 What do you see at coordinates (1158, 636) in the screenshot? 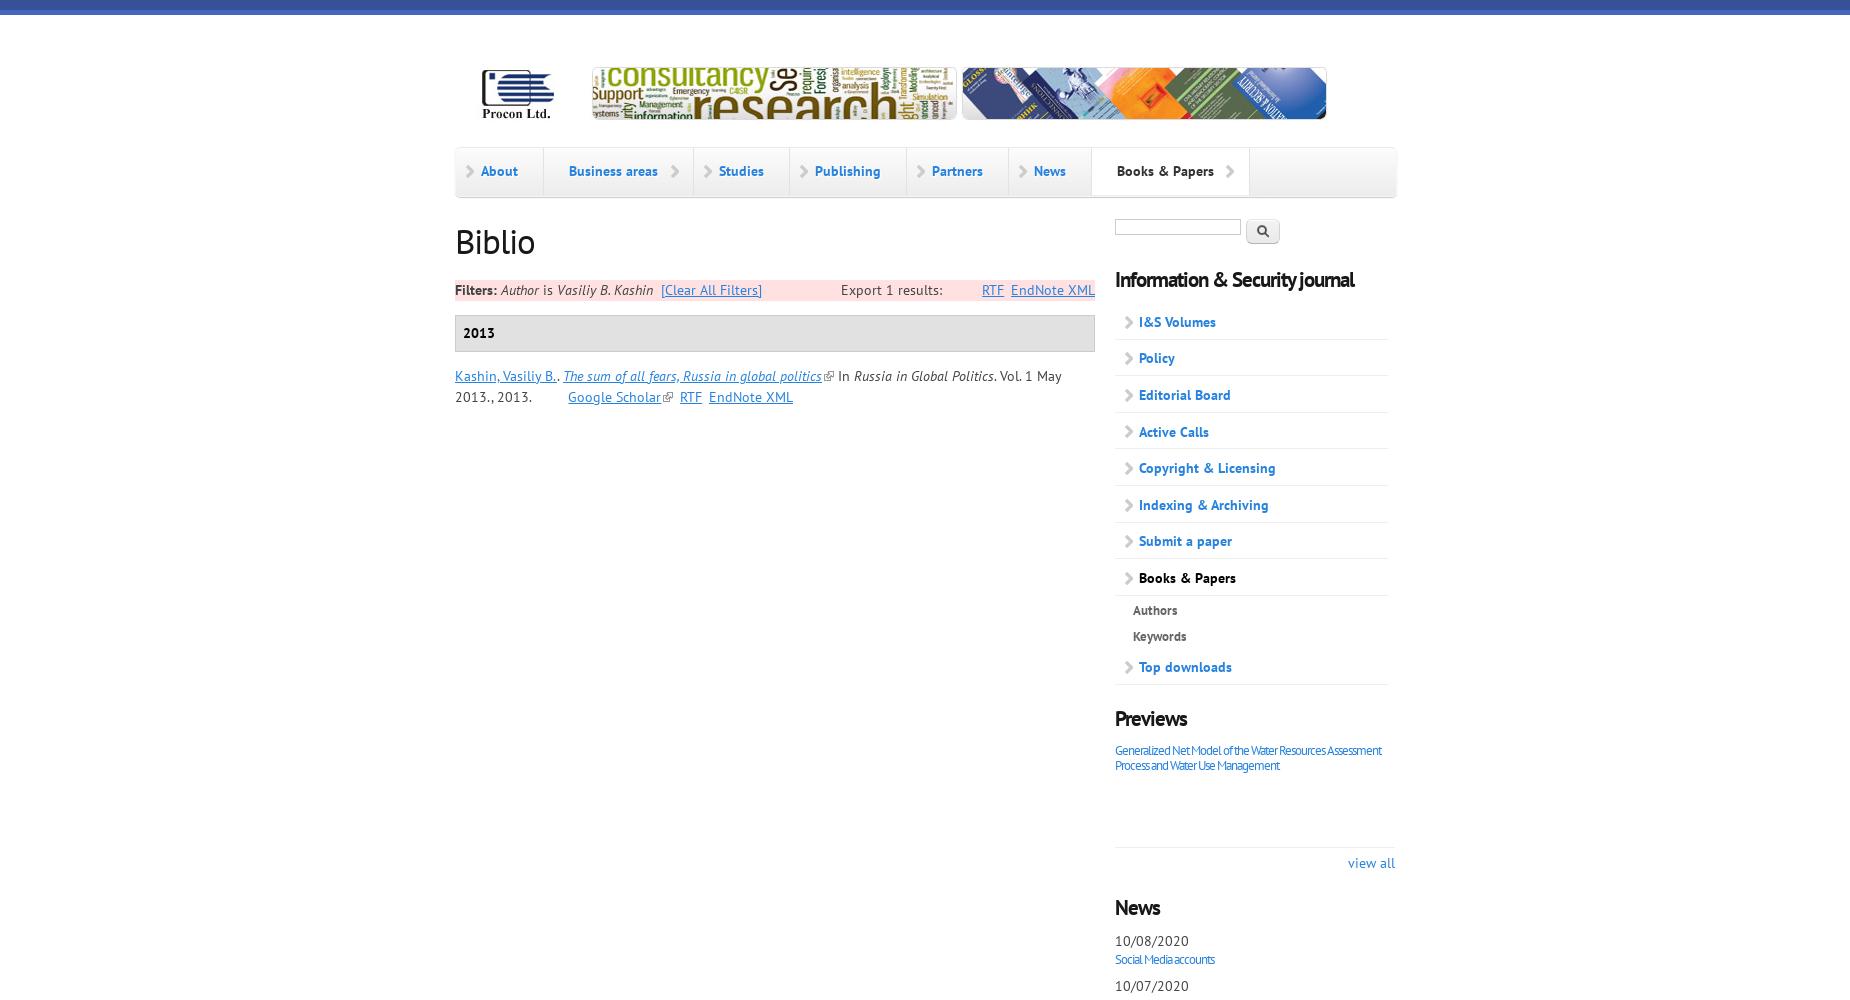
I see `'Keywords'` at bounding box center [1158, 636].